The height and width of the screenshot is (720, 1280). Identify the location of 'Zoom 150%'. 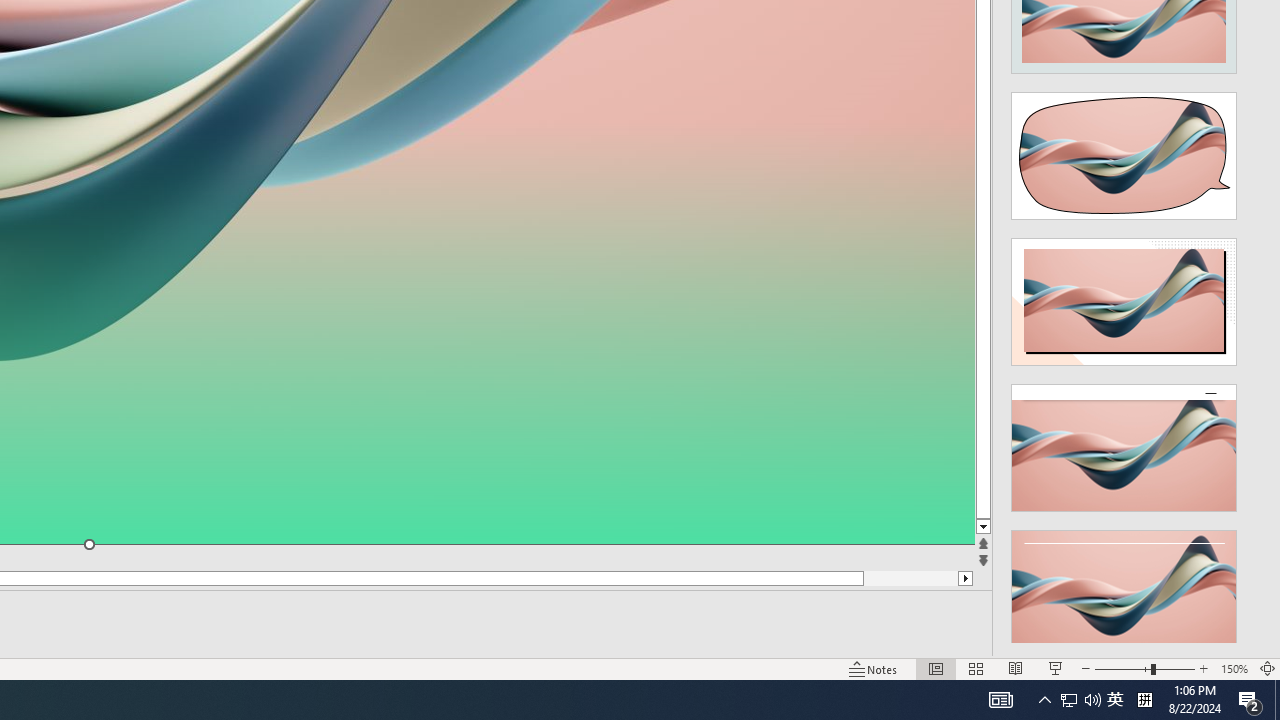
(1233, 669).